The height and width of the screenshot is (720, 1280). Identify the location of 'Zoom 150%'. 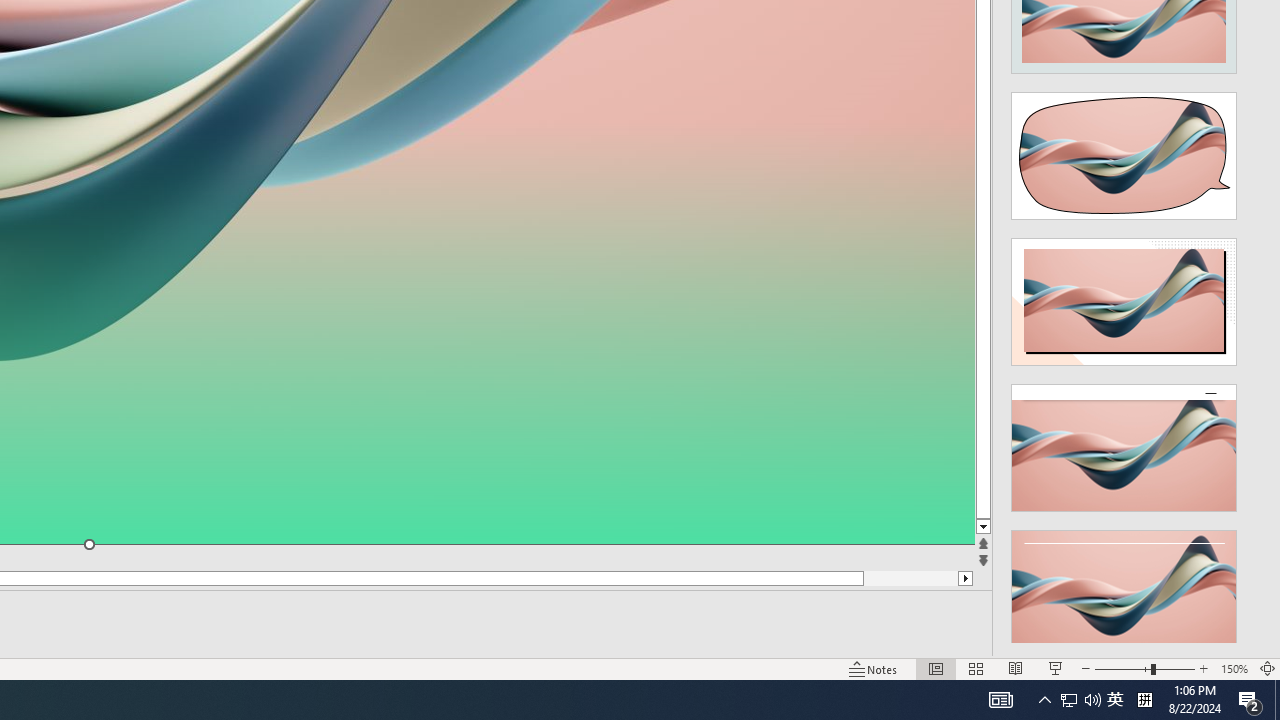
(1233, 669).